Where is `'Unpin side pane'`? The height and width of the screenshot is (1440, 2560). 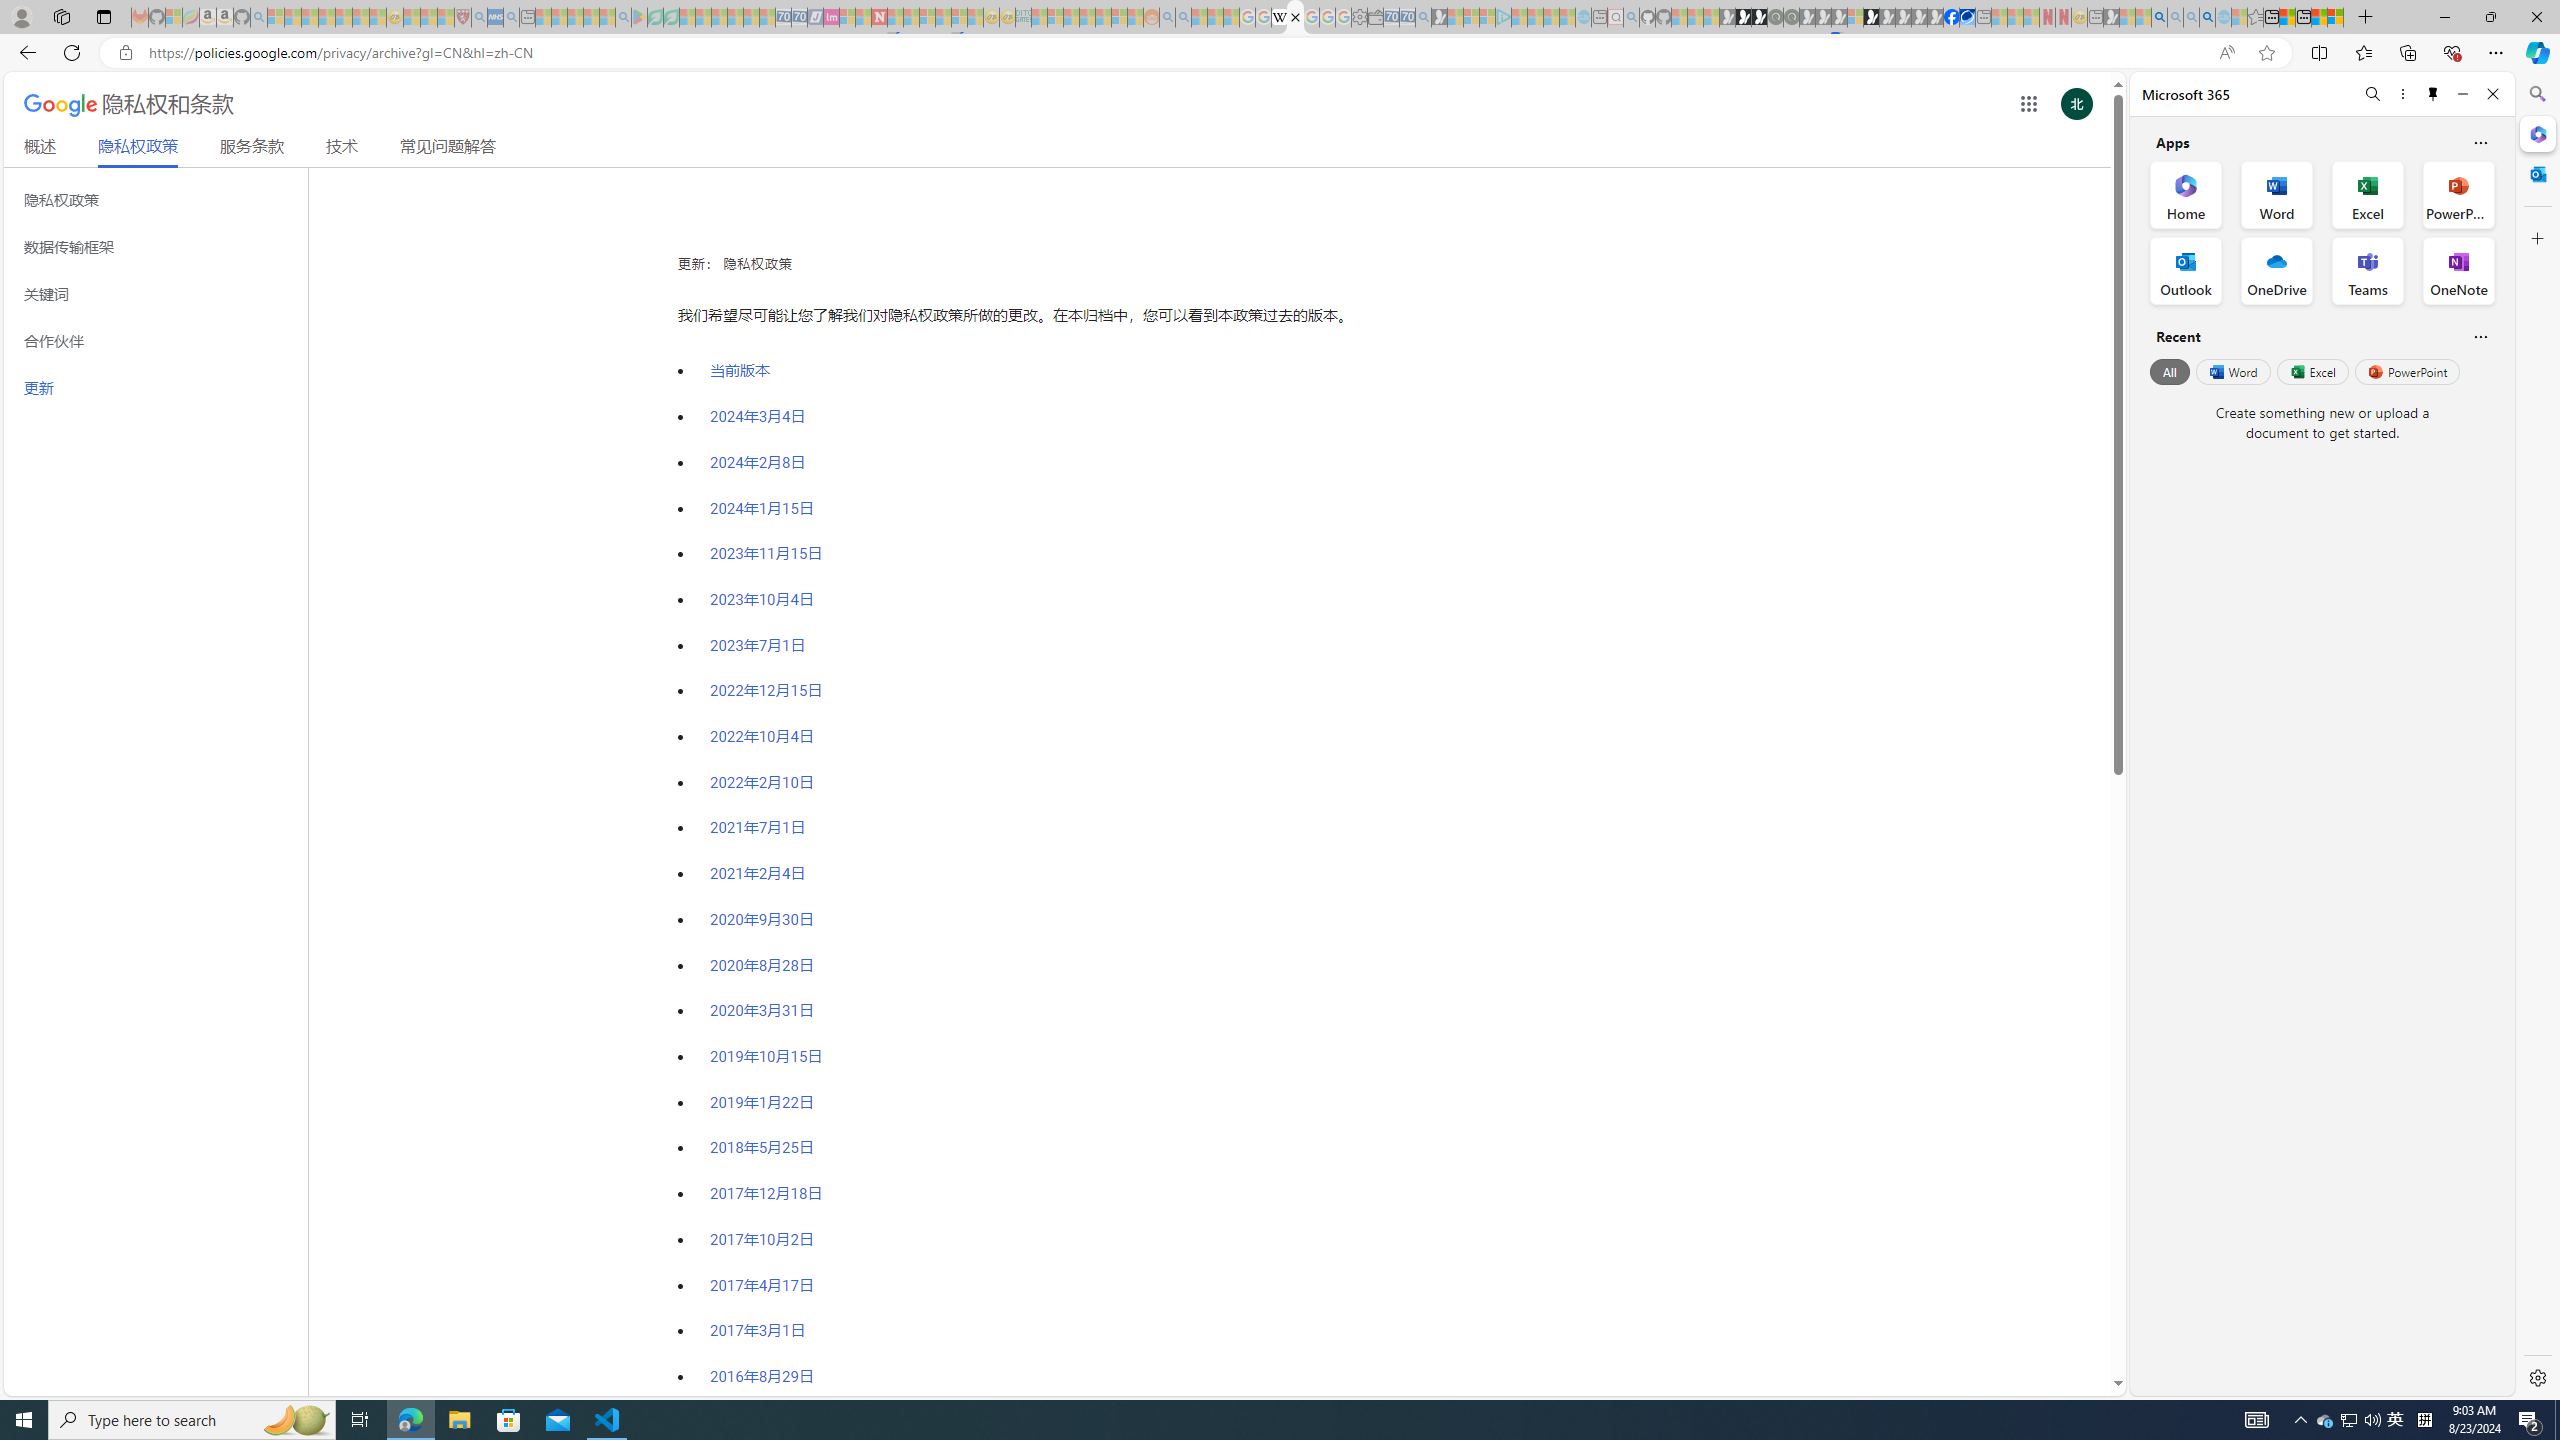
'Unpin side pane' is located at coordinates (2433, 93).